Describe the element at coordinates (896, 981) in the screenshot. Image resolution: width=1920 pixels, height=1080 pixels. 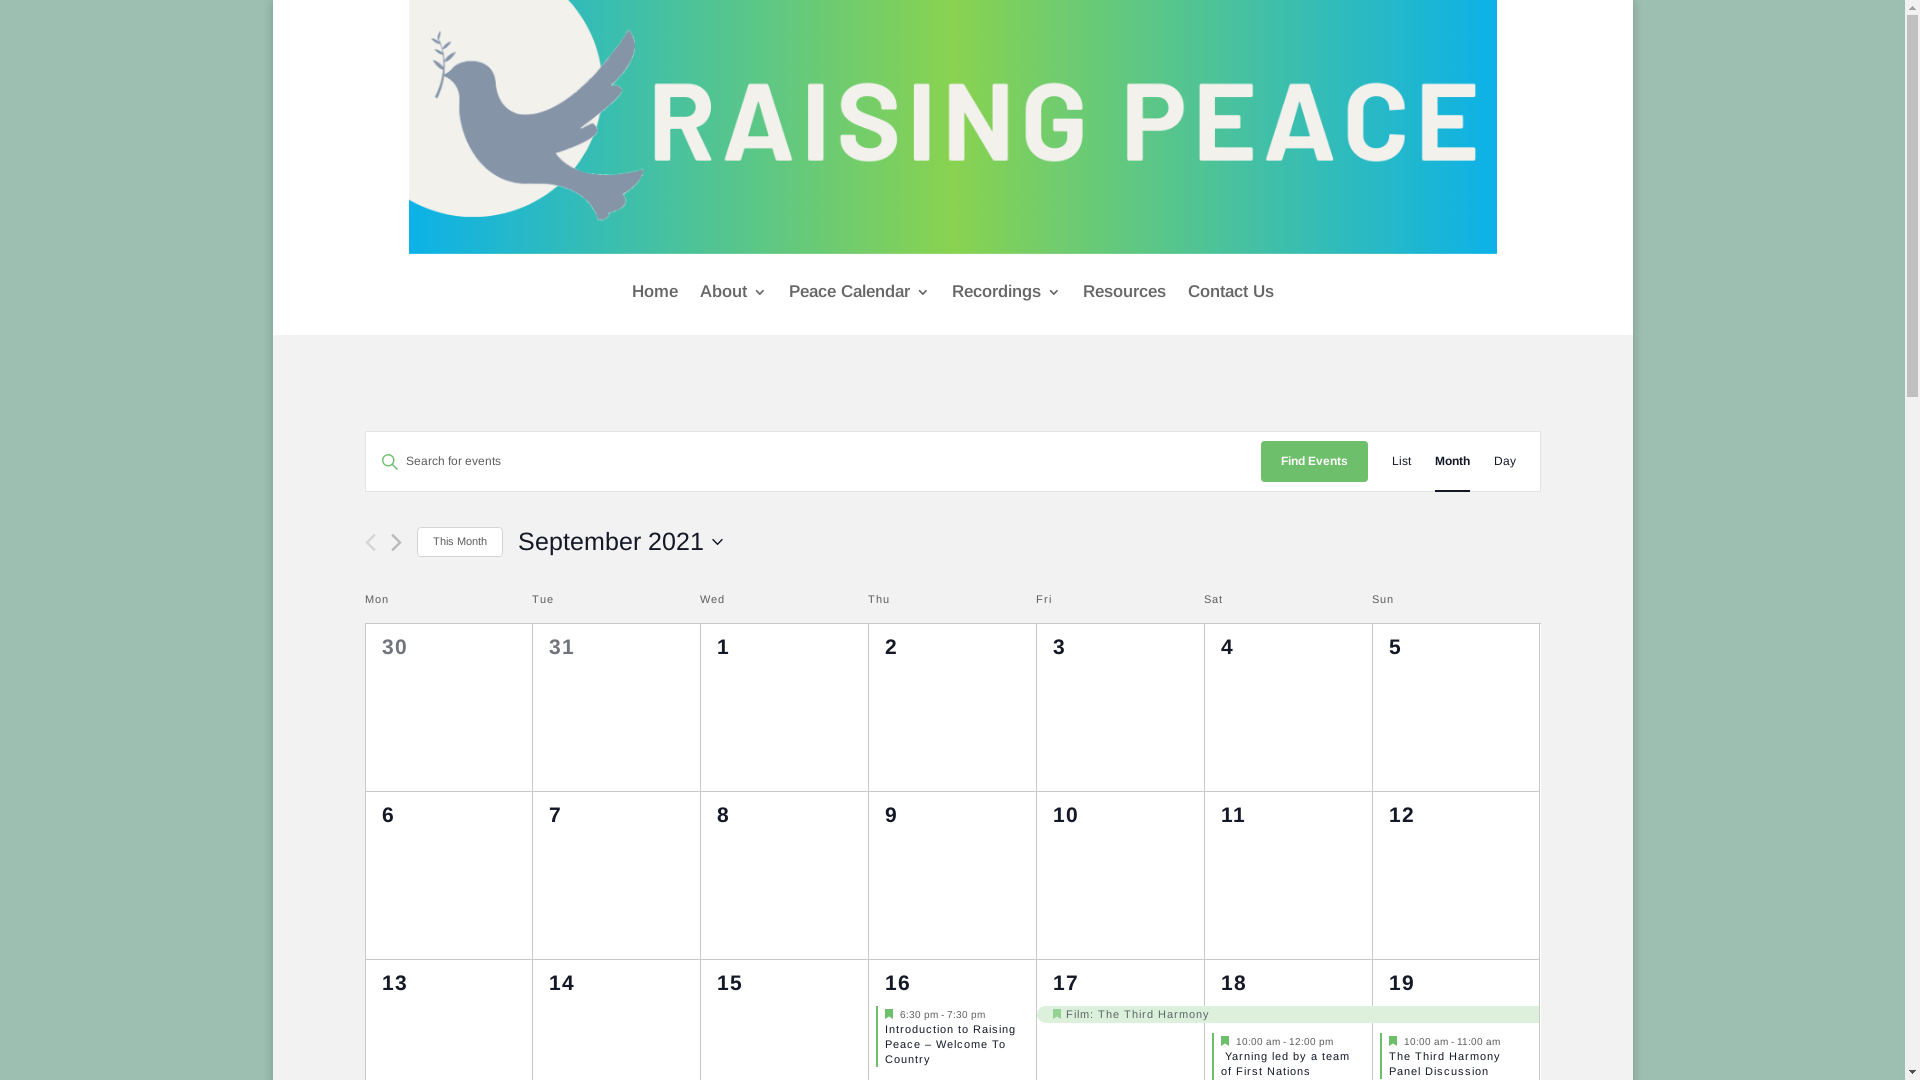
I see `'16'` at that location.